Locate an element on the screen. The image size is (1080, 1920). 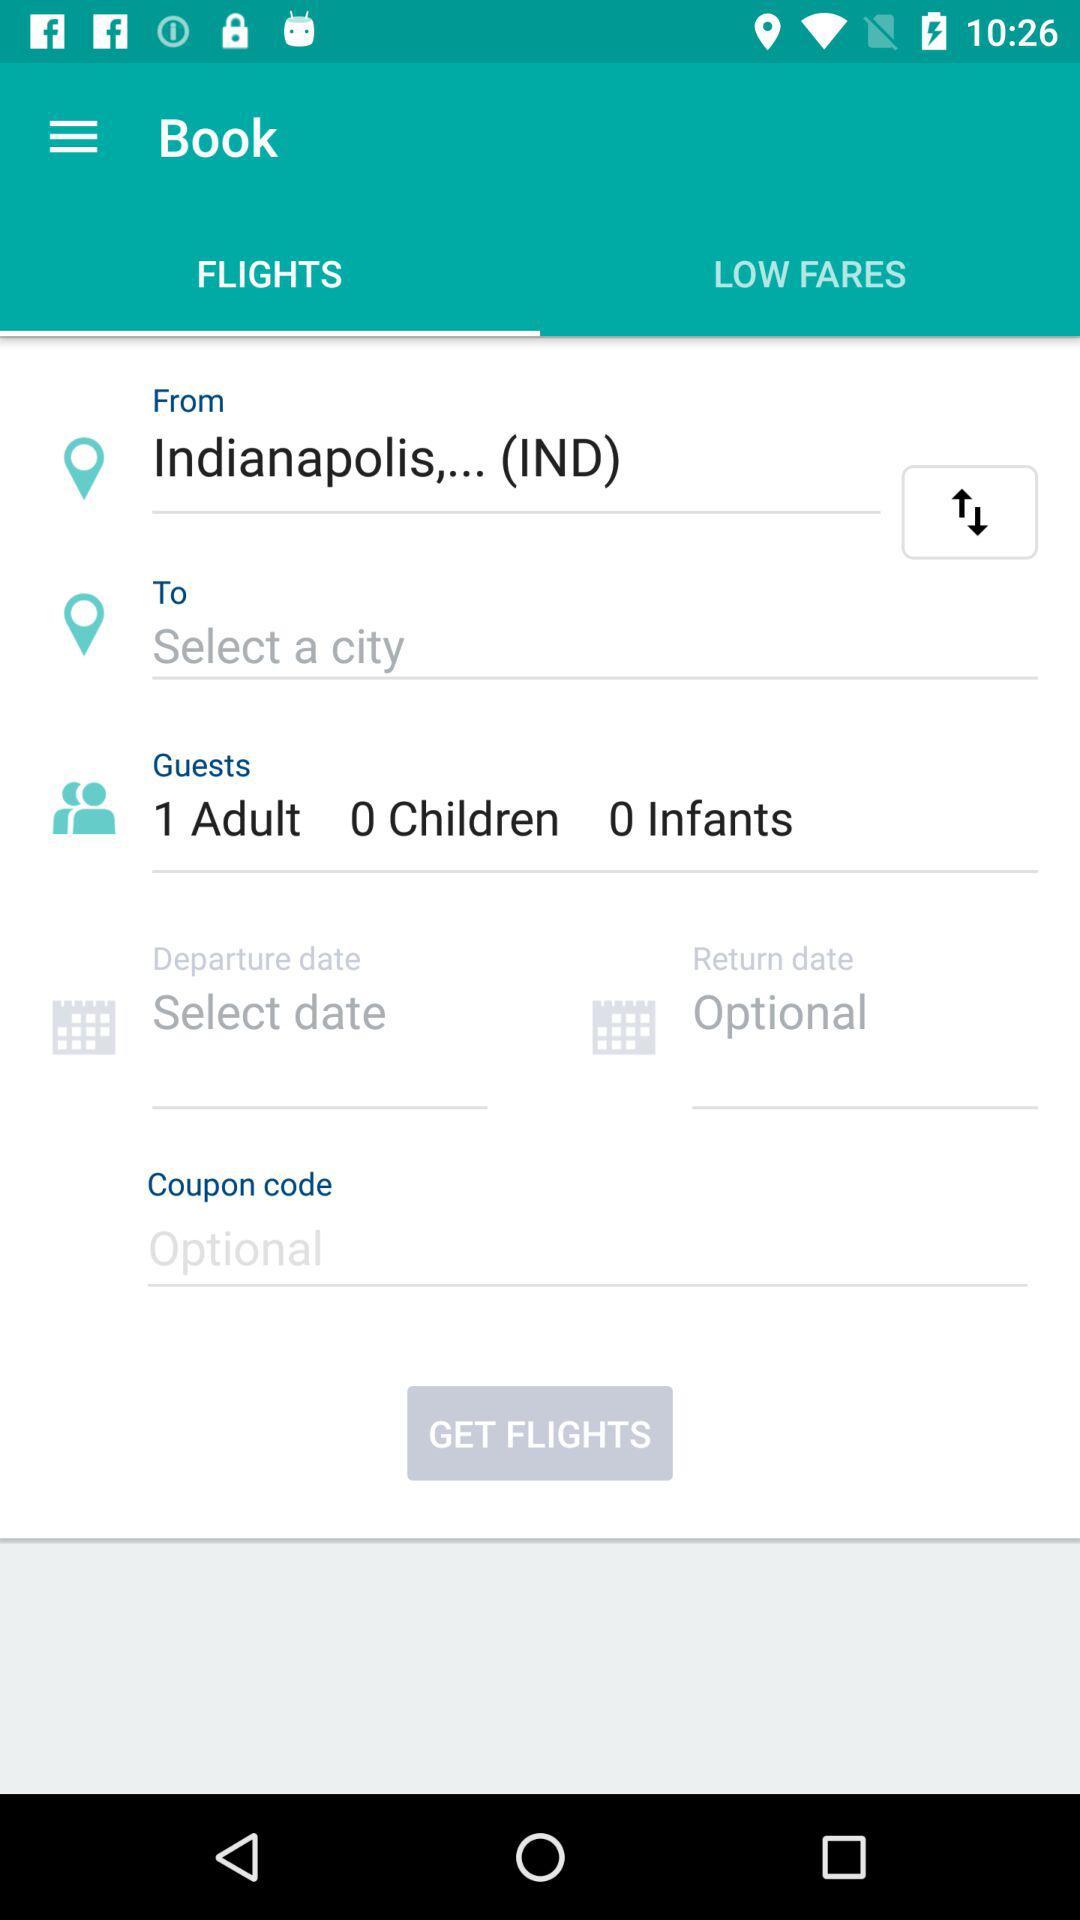
the swap icon is located at coordinates (968, 512).